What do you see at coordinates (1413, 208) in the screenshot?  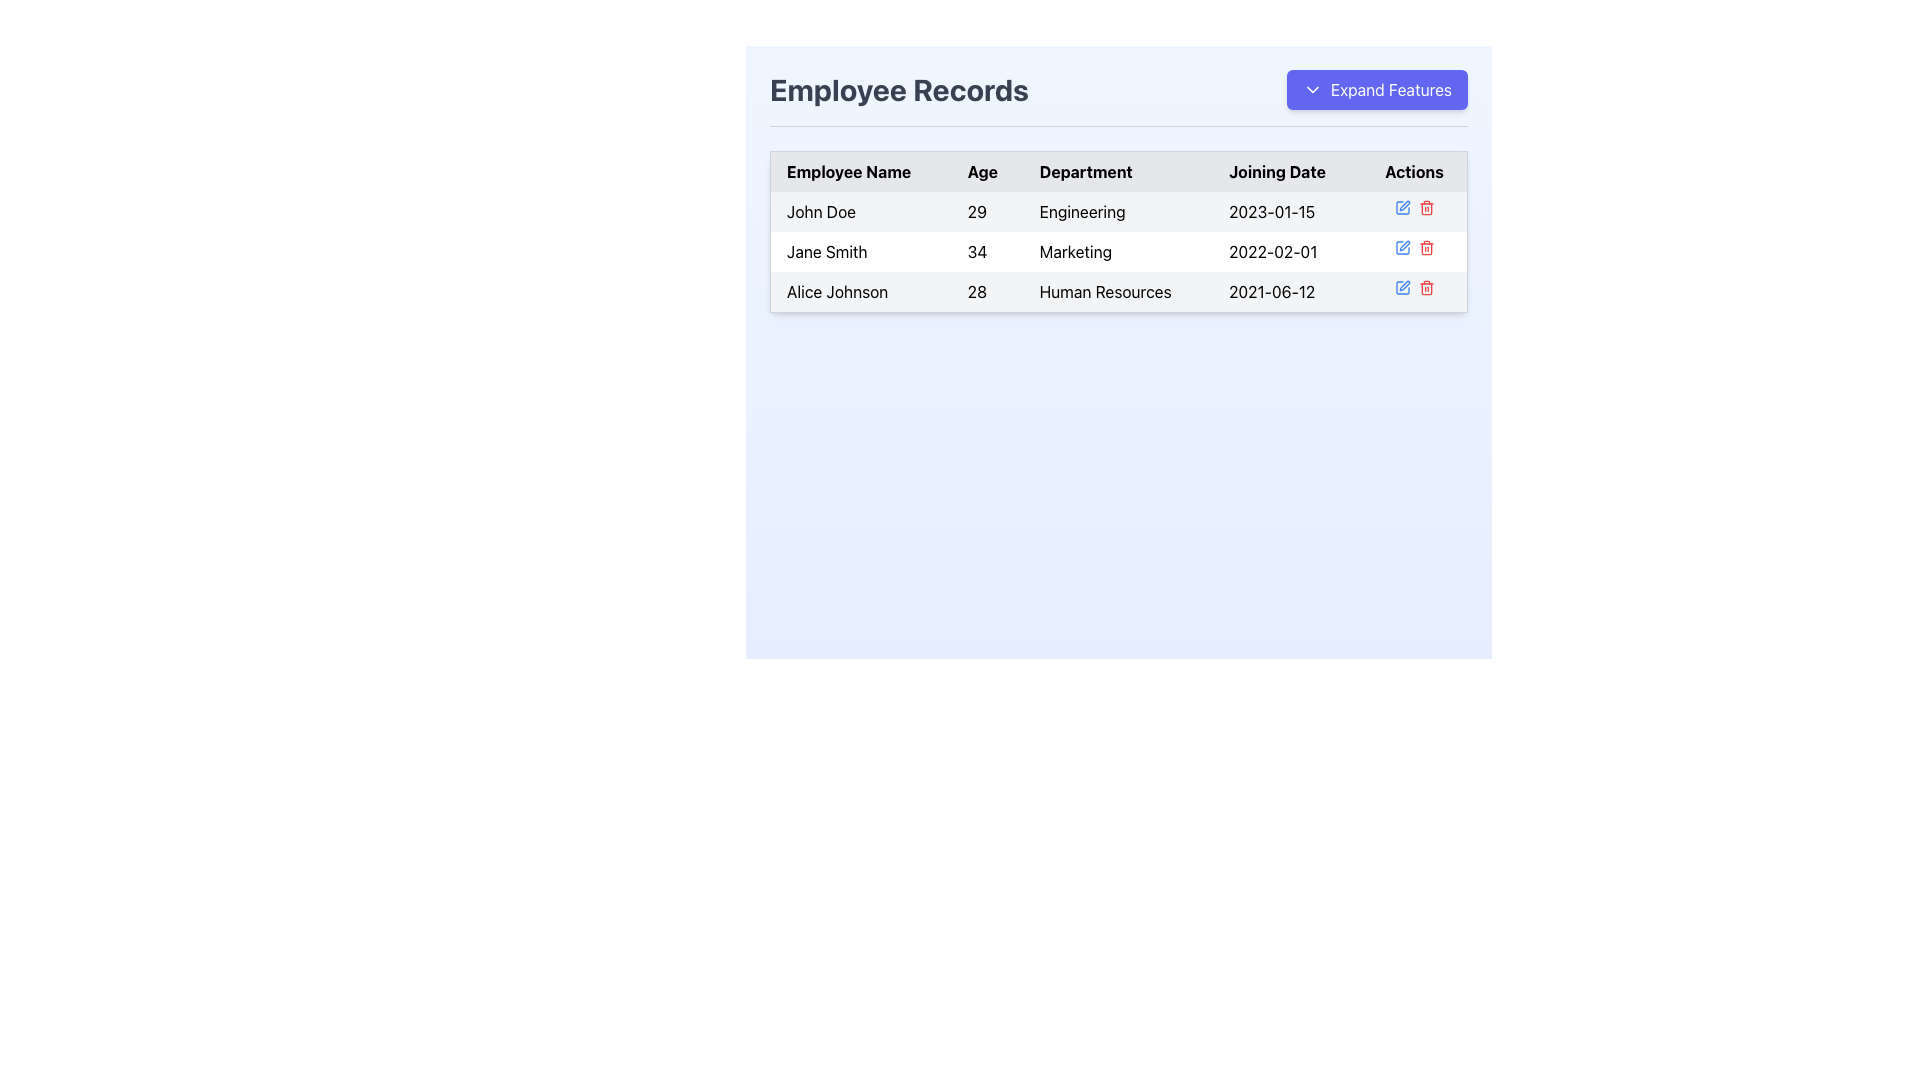 I see `the blue icon in the Actions column of the table` at bounding box center [1413, 208].